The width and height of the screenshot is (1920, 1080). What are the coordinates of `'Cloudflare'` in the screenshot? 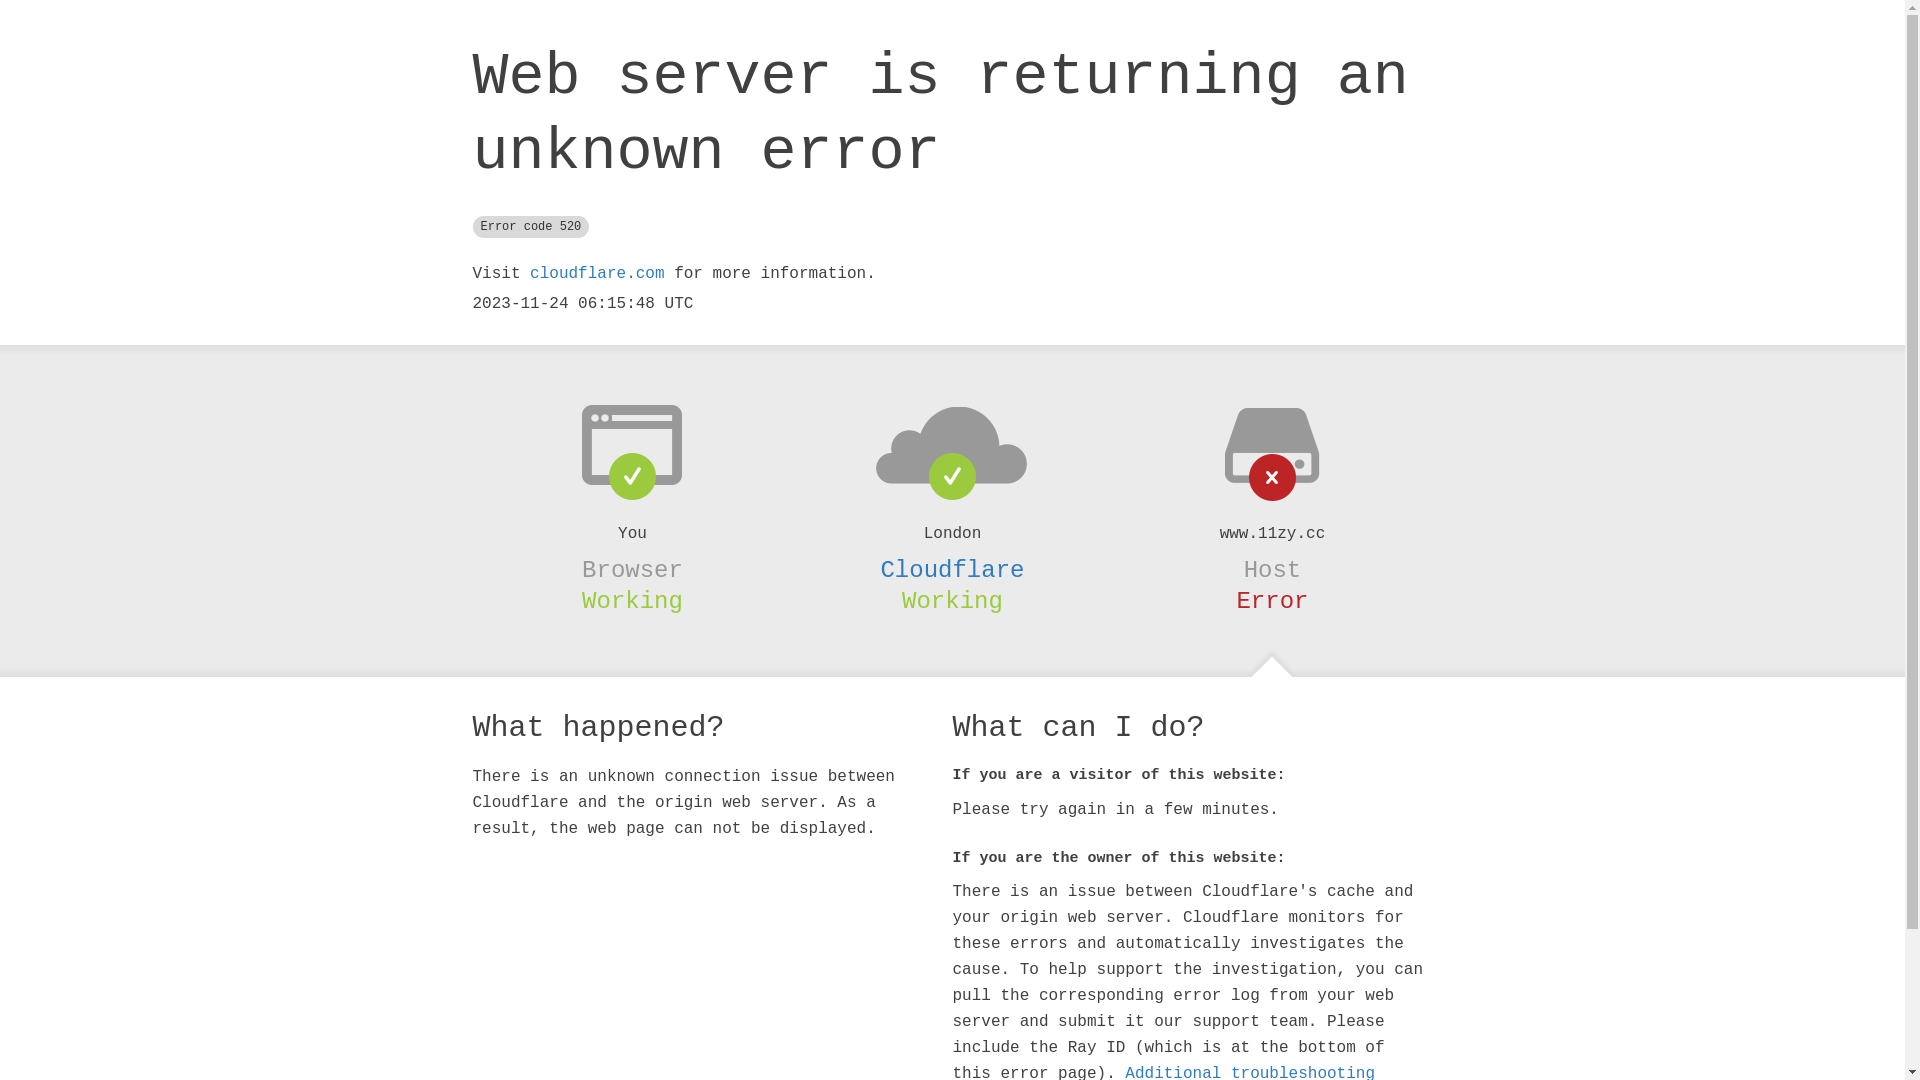 It's located at (950, 570).